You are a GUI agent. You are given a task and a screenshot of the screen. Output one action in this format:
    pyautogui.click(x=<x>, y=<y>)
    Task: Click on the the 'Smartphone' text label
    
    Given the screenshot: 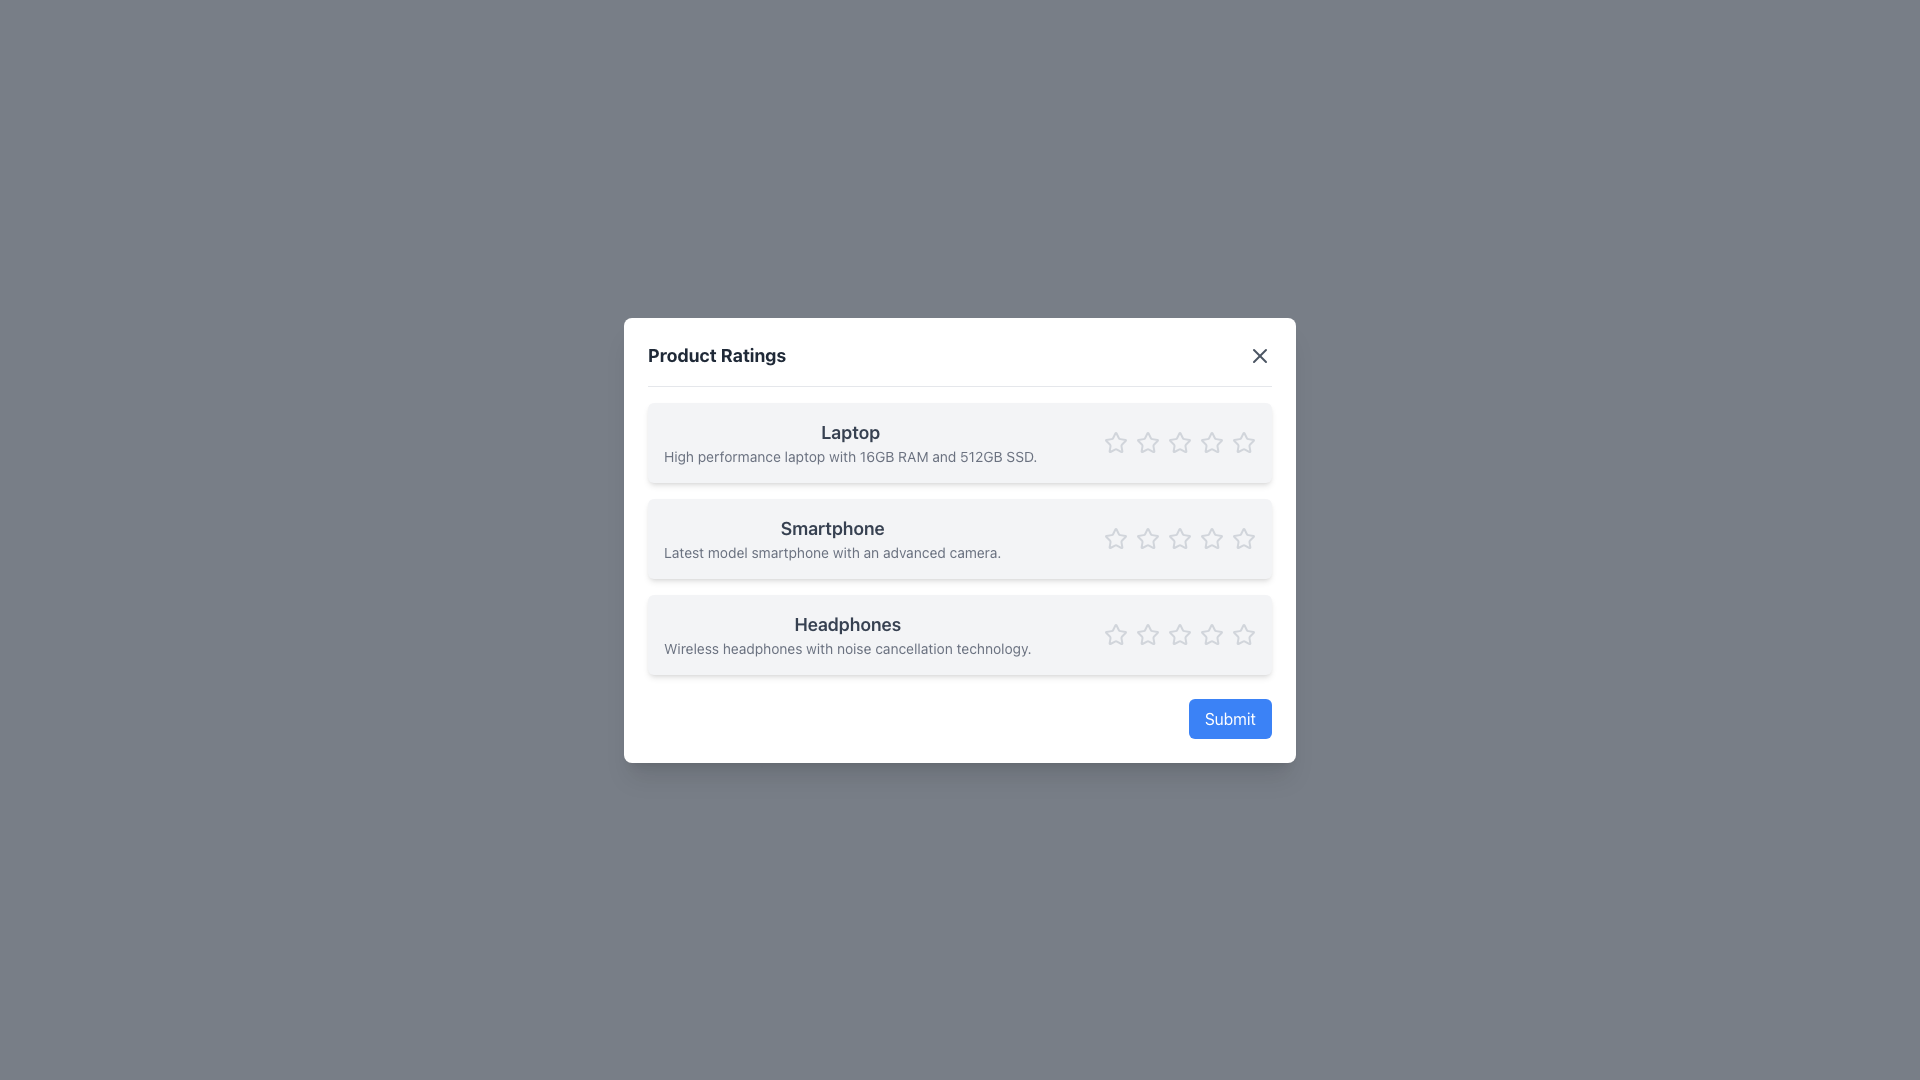 What is the action you would take?
    pyautogui.click(x=832, y=527)
    